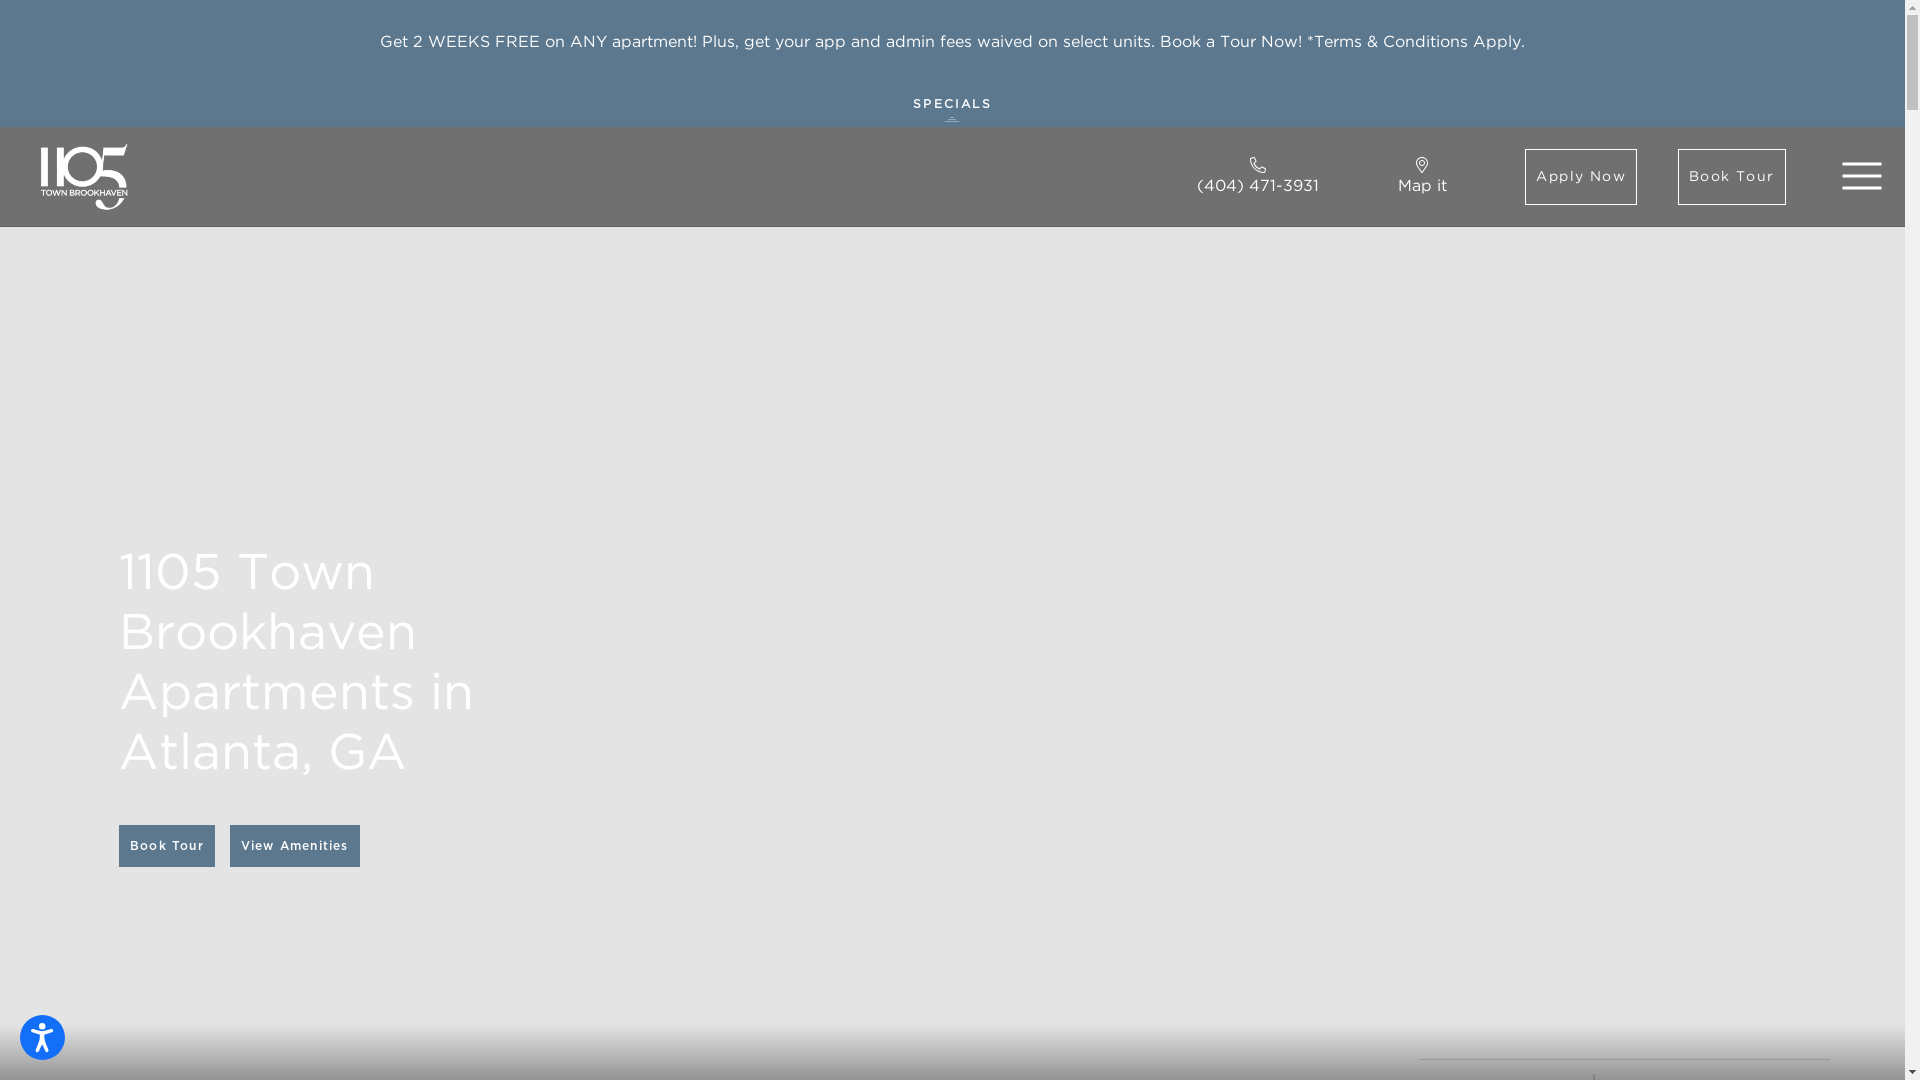  What do you see at coordinates (293, 845) in the screenshot?
I see `'View Amenities'` at bounding box center [293, 845].